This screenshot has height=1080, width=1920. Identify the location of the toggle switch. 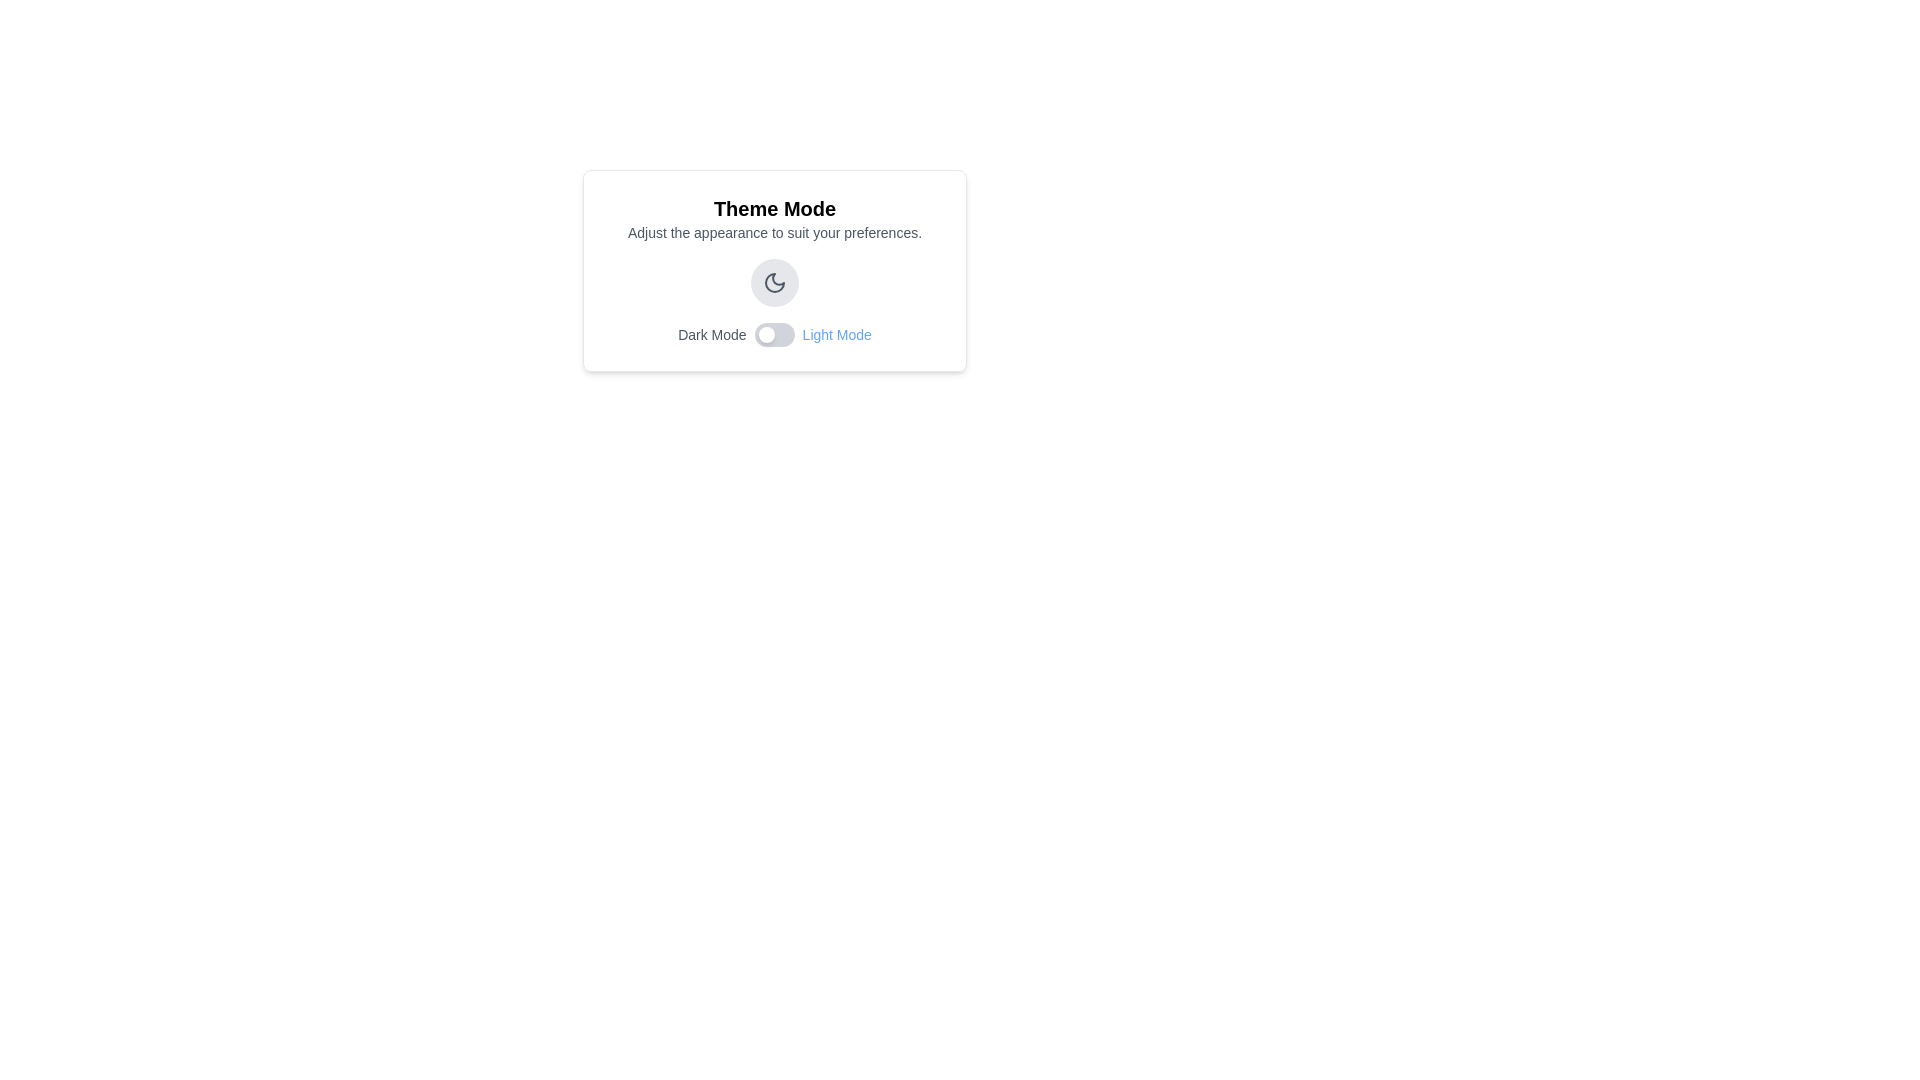
(753, 334).